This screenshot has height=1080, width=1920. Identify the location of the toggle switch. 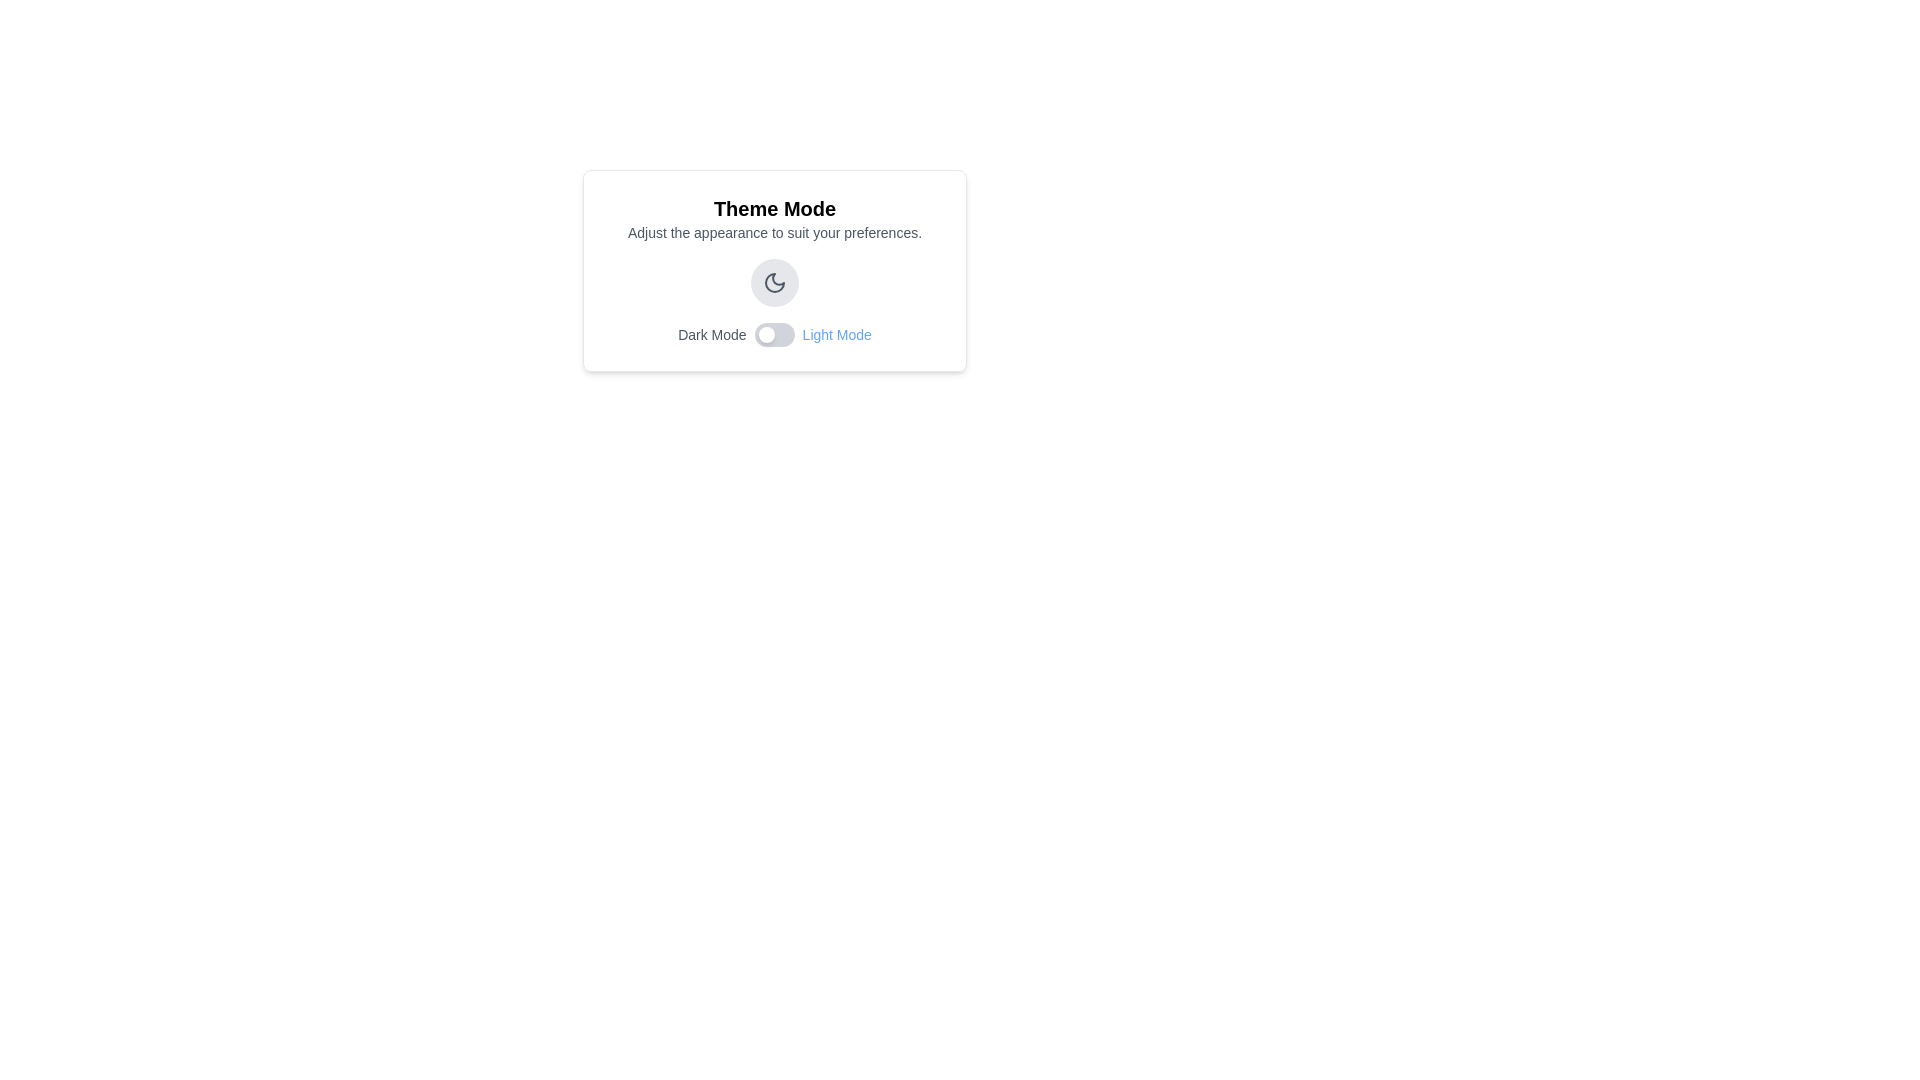
(753, 334).